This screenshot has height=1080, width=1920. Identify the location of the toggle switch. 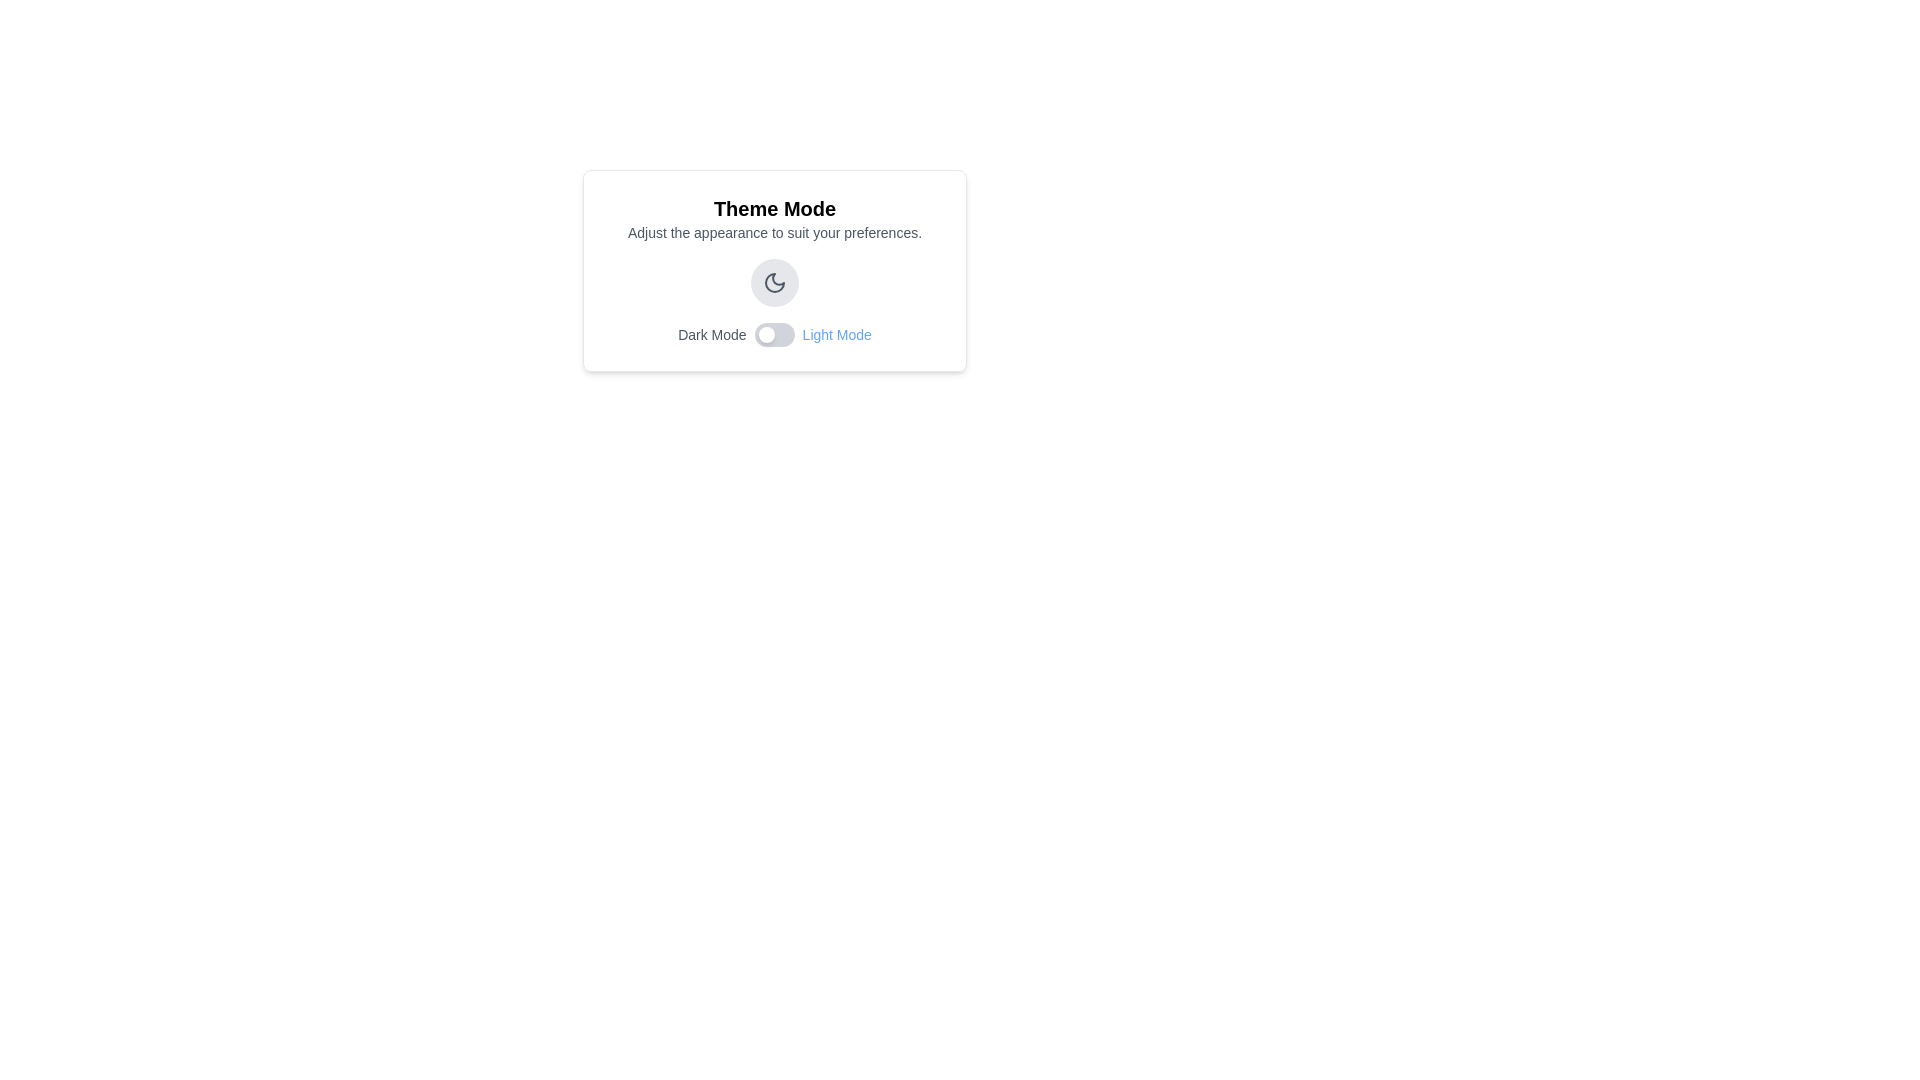
(753, 334).